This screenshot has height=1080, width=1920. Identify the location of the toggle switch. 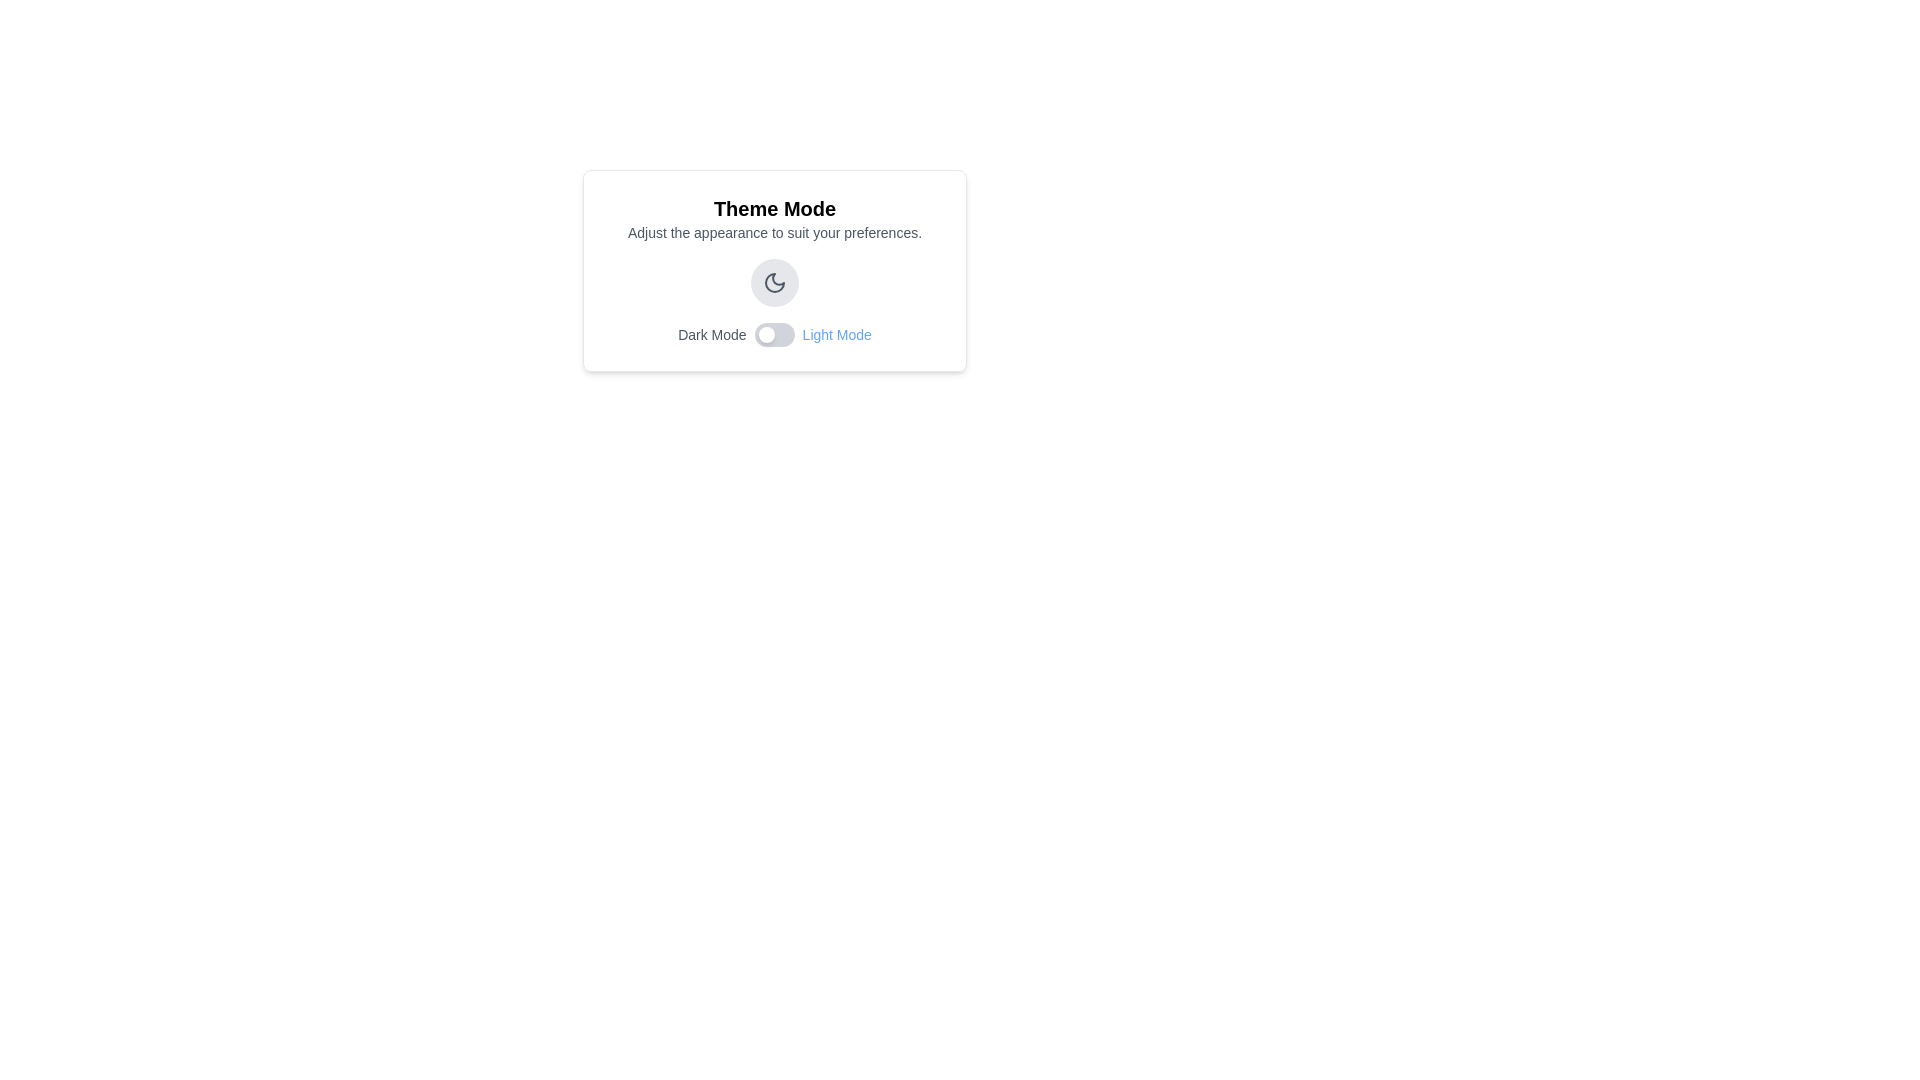
(753, 334).